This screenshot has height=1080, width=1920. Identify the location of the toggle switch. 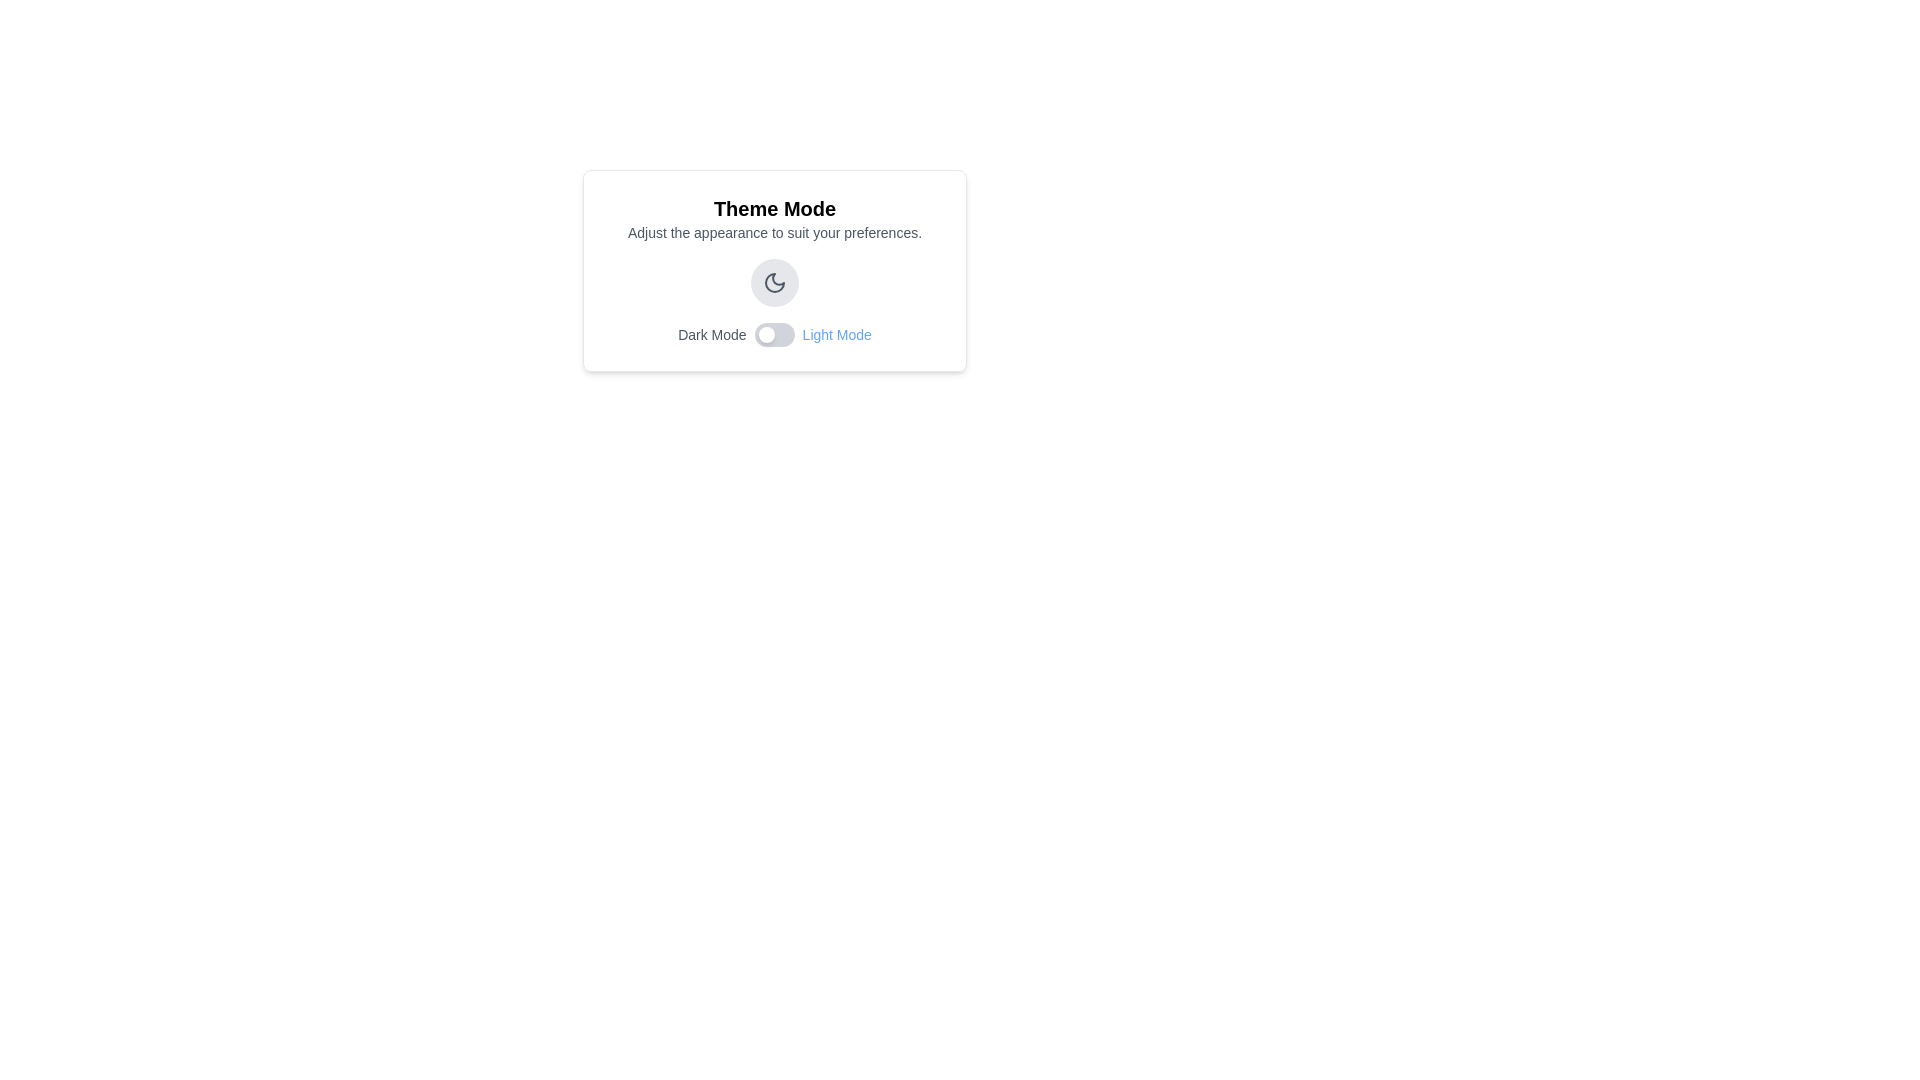
(753, 334).